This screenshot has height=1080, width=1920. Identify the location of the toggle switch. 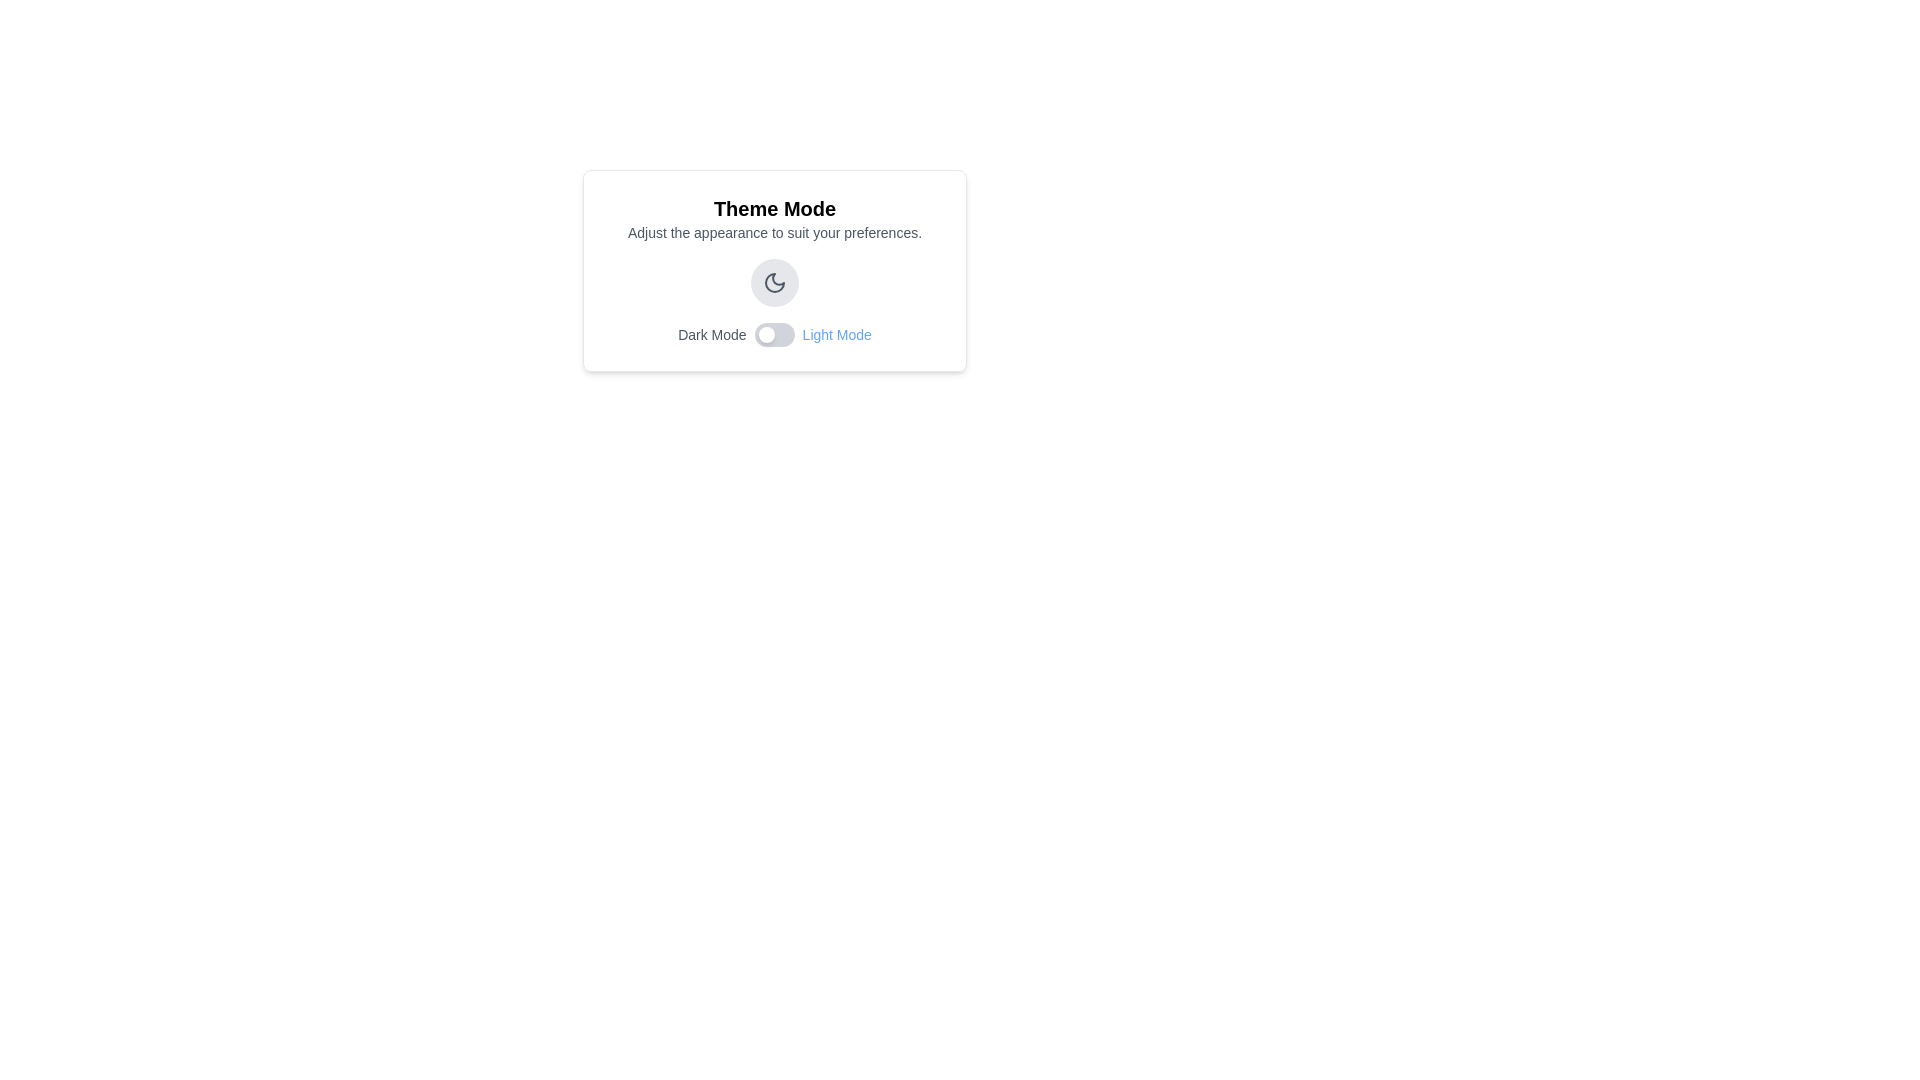
(753, 334).